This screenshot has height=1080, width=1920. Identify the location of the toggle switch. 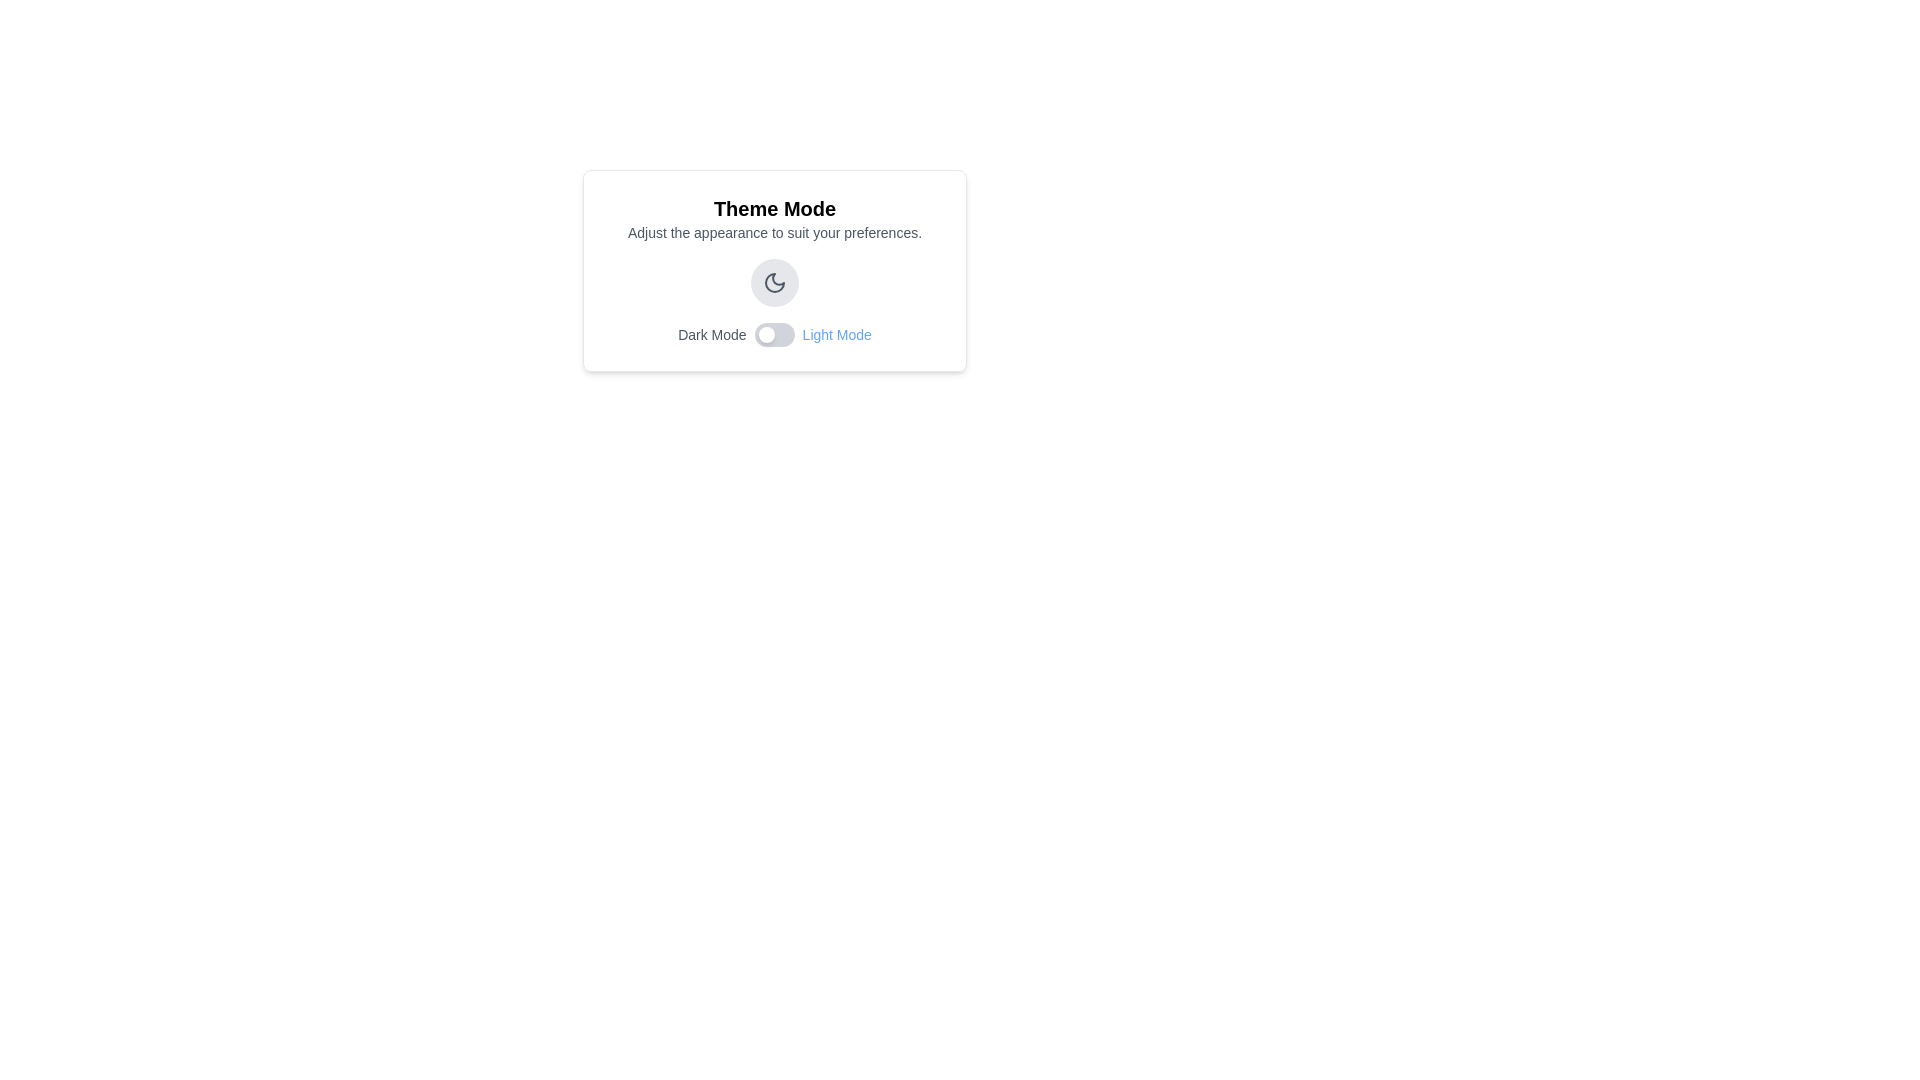
(753, 334).